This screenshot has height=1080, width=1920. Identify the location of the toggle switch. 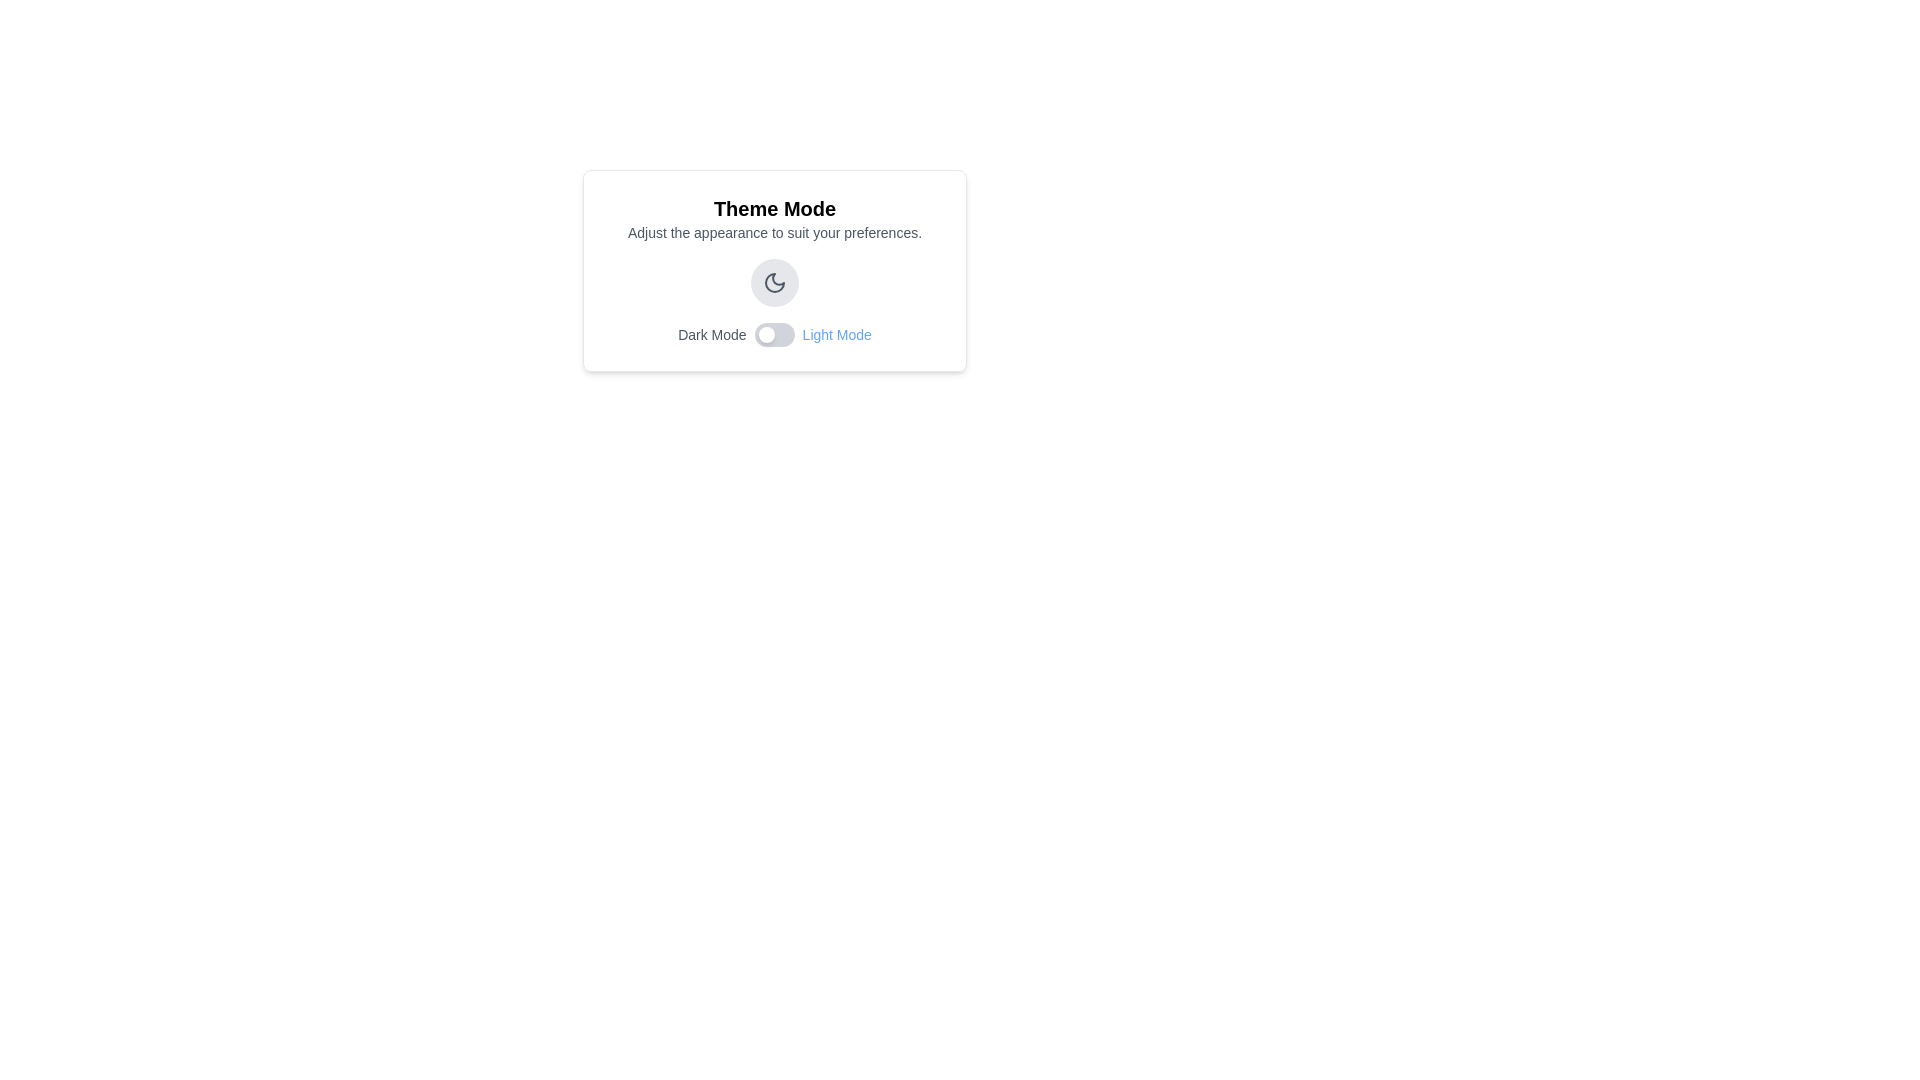
(753, 334).